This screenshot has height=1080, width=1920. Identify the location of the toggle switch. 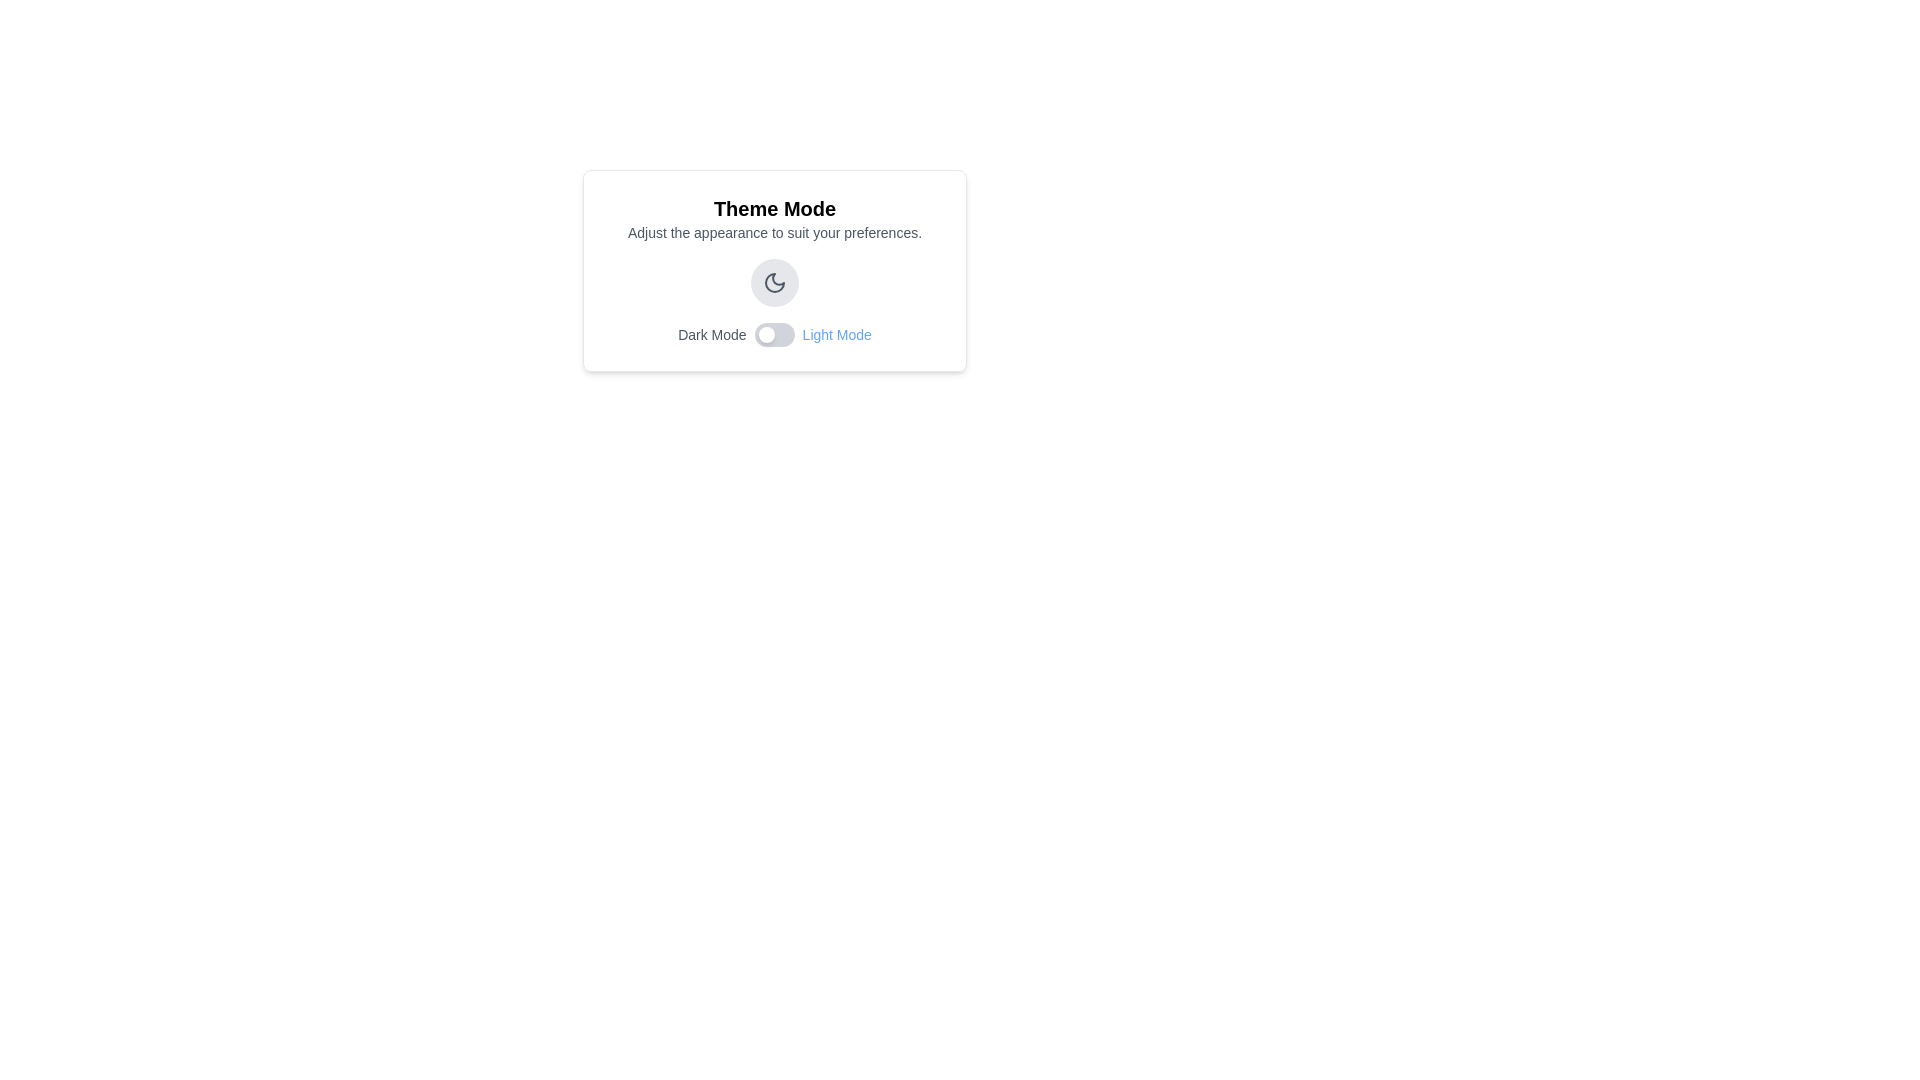
(753, 334).